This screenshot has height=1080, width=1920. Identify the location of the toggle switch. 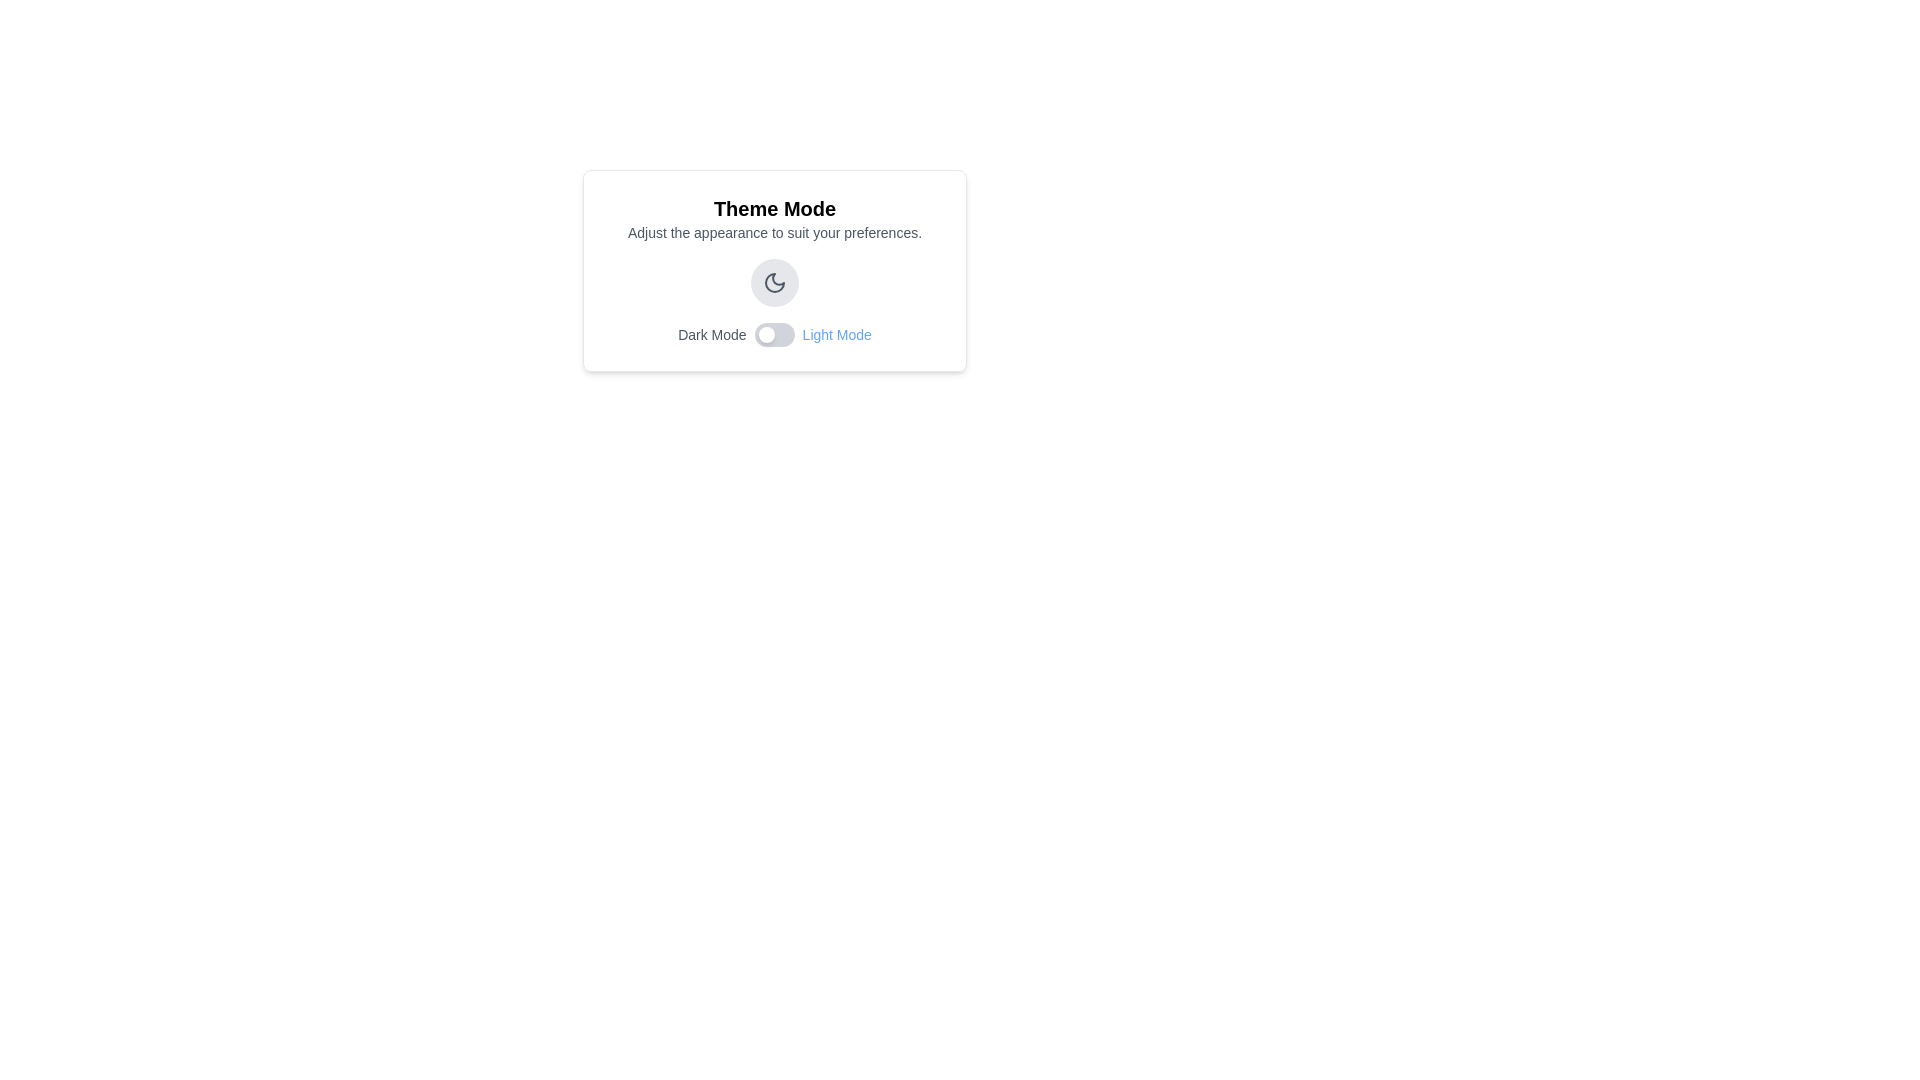
(753, 334).